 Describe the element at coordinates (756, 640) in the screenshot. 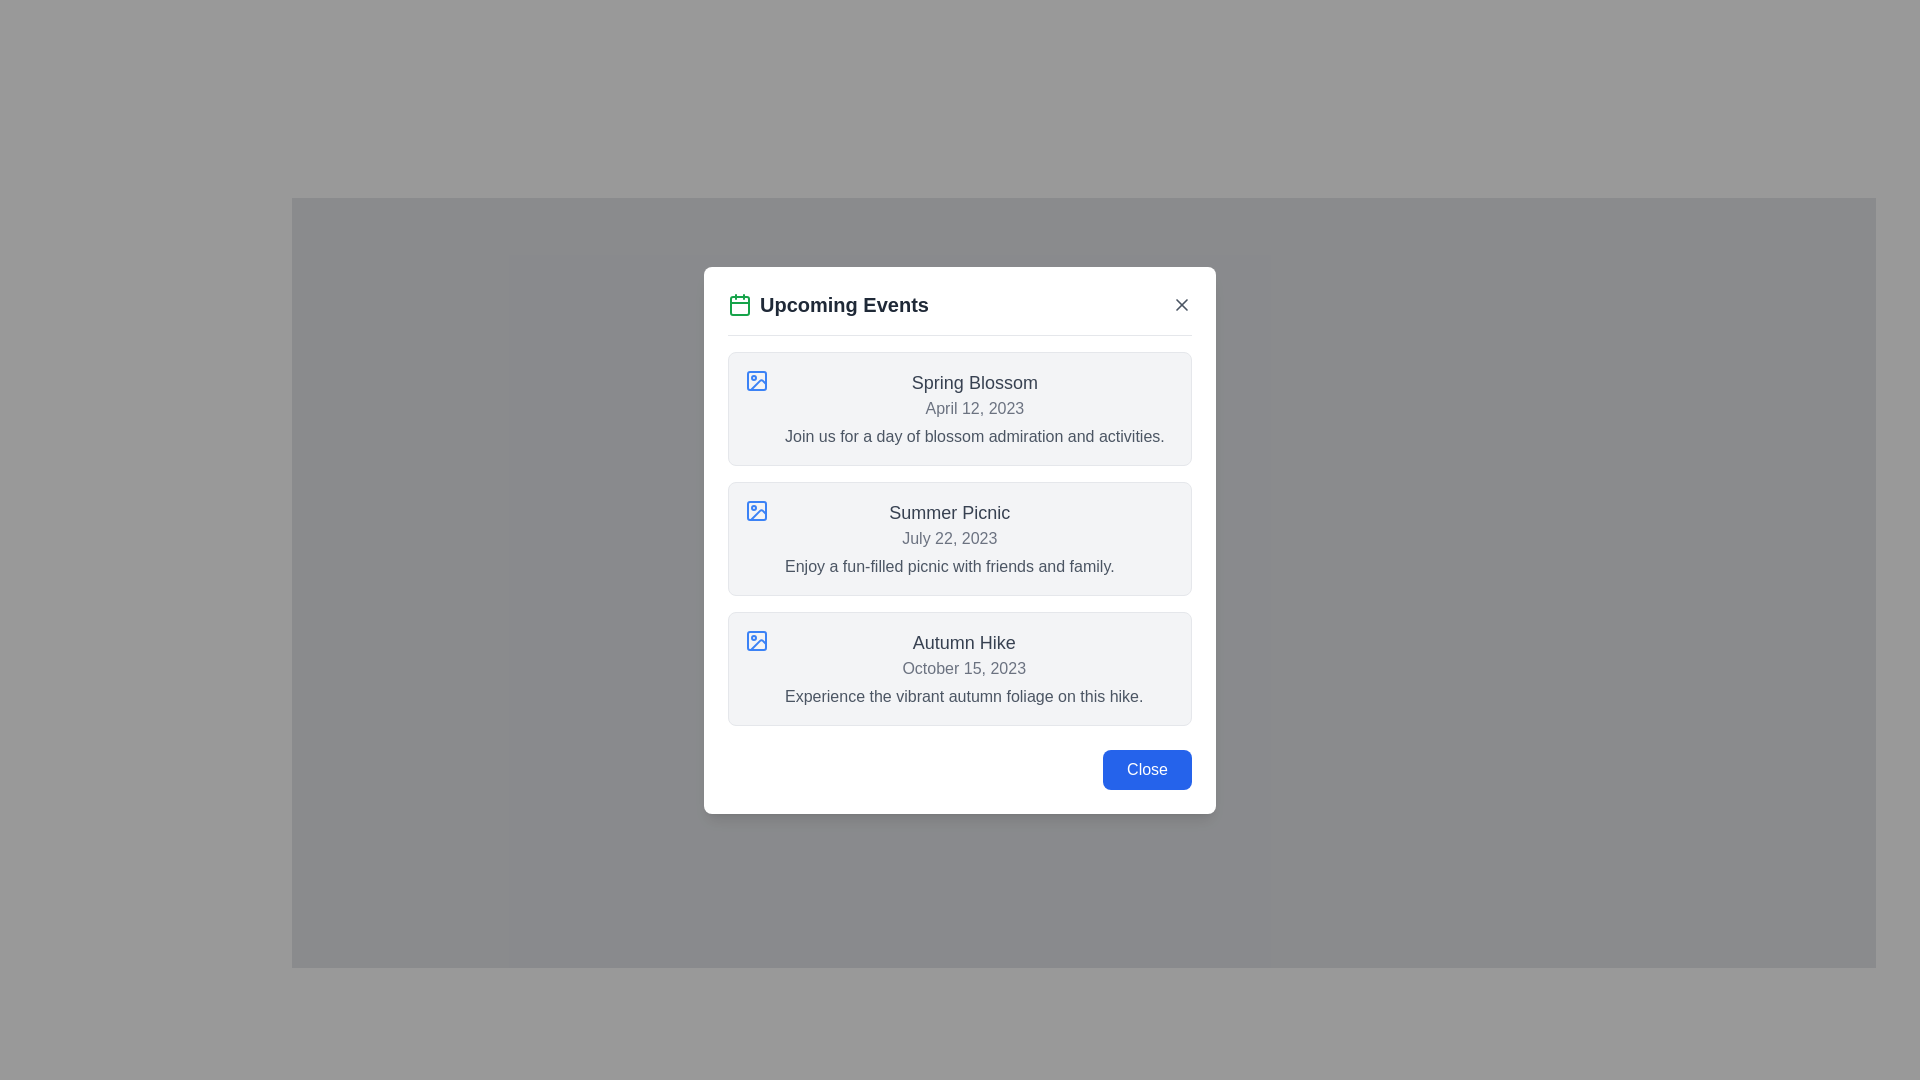

I see `the icon located to the left of the text titled 'Autumn Hike' in the 'Upcoming Events' section` at that location.